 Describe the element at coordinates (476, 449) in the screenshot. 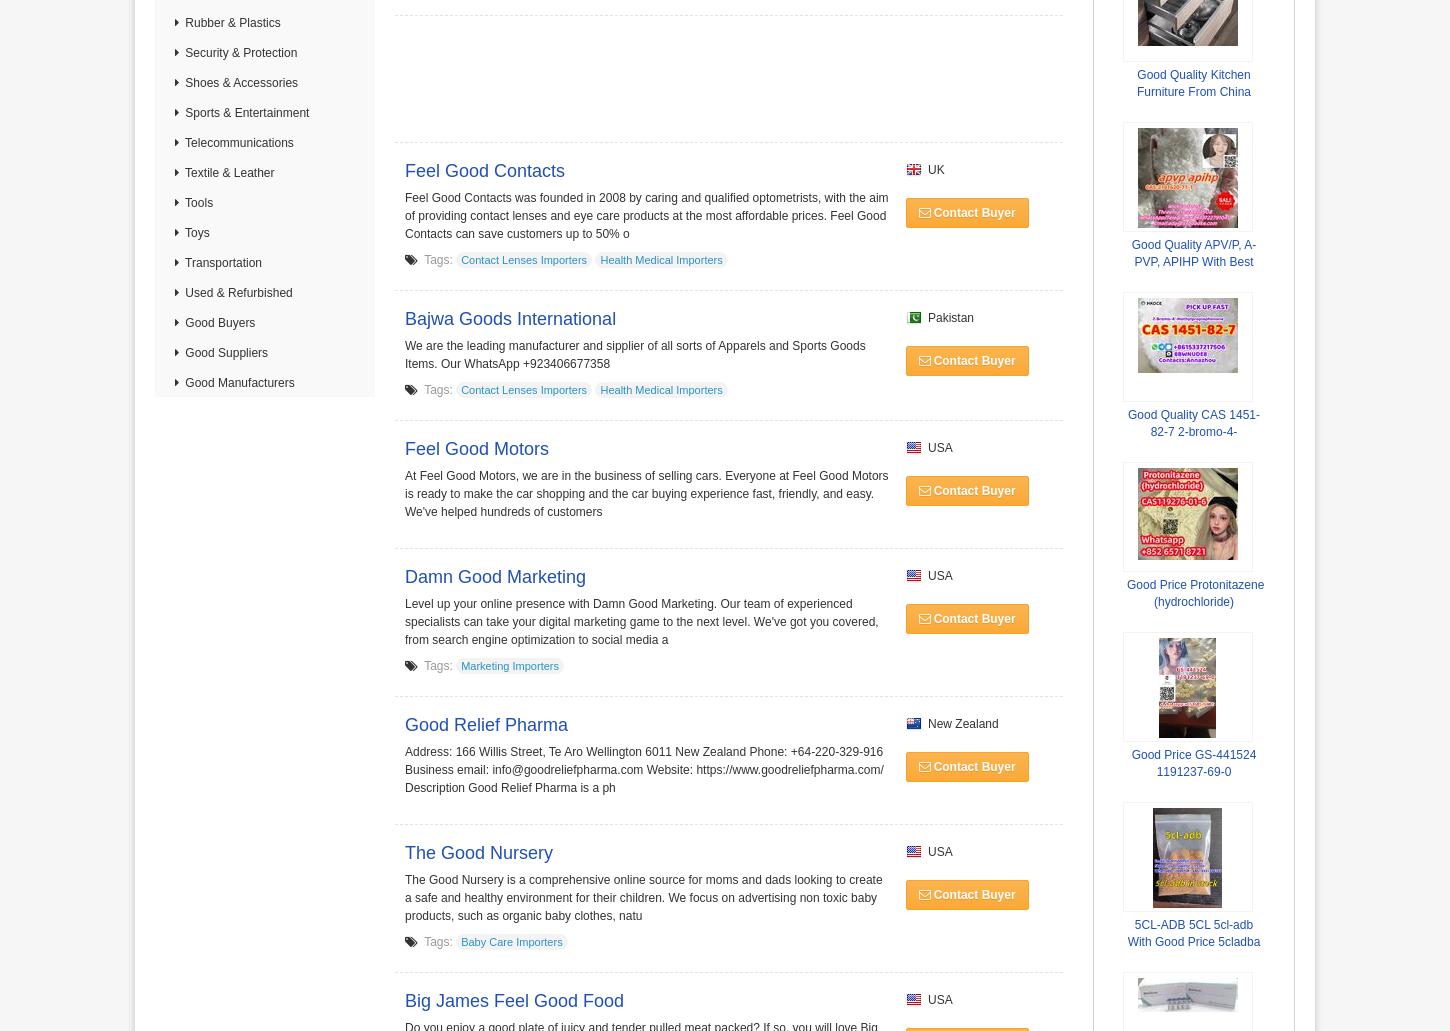

I see `'Feel Good Motors'` at that location.